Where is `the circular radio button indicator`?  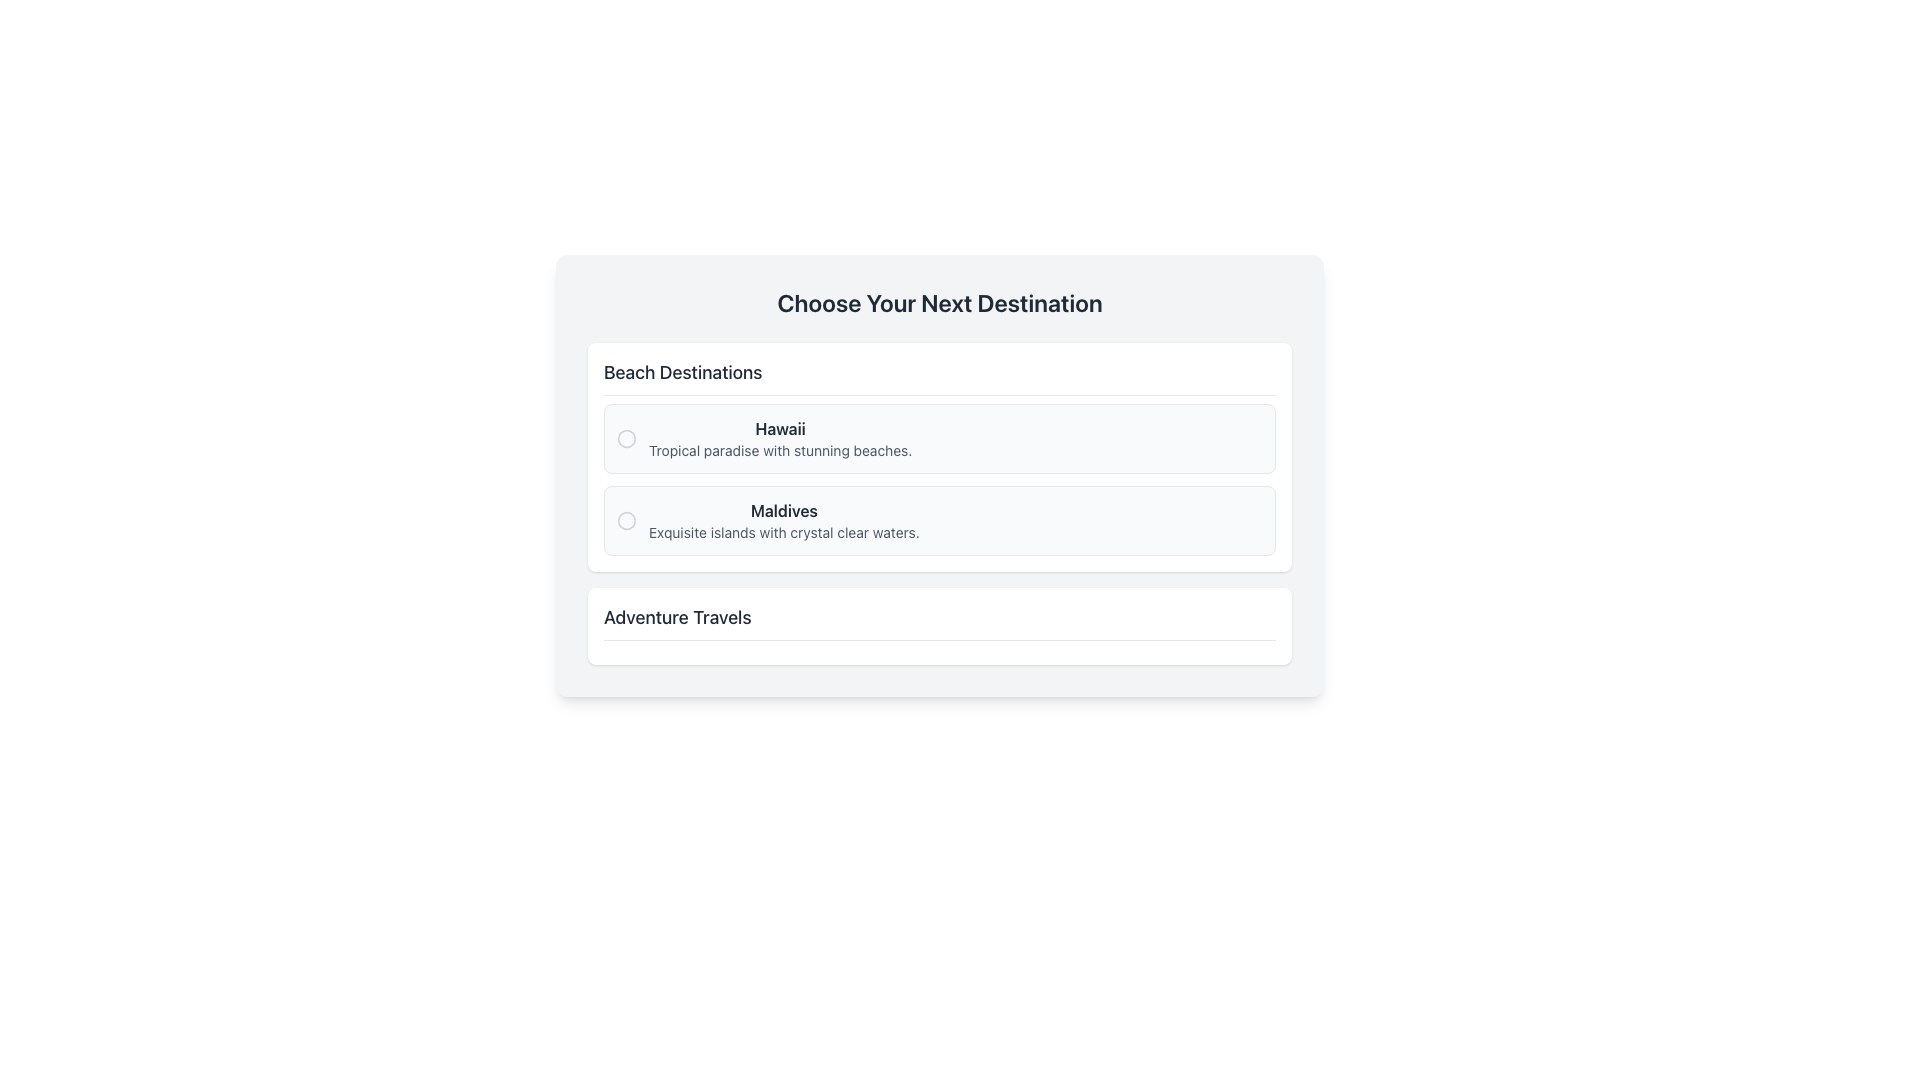
the circular radio button indicator is located at coordinates (626, 519).